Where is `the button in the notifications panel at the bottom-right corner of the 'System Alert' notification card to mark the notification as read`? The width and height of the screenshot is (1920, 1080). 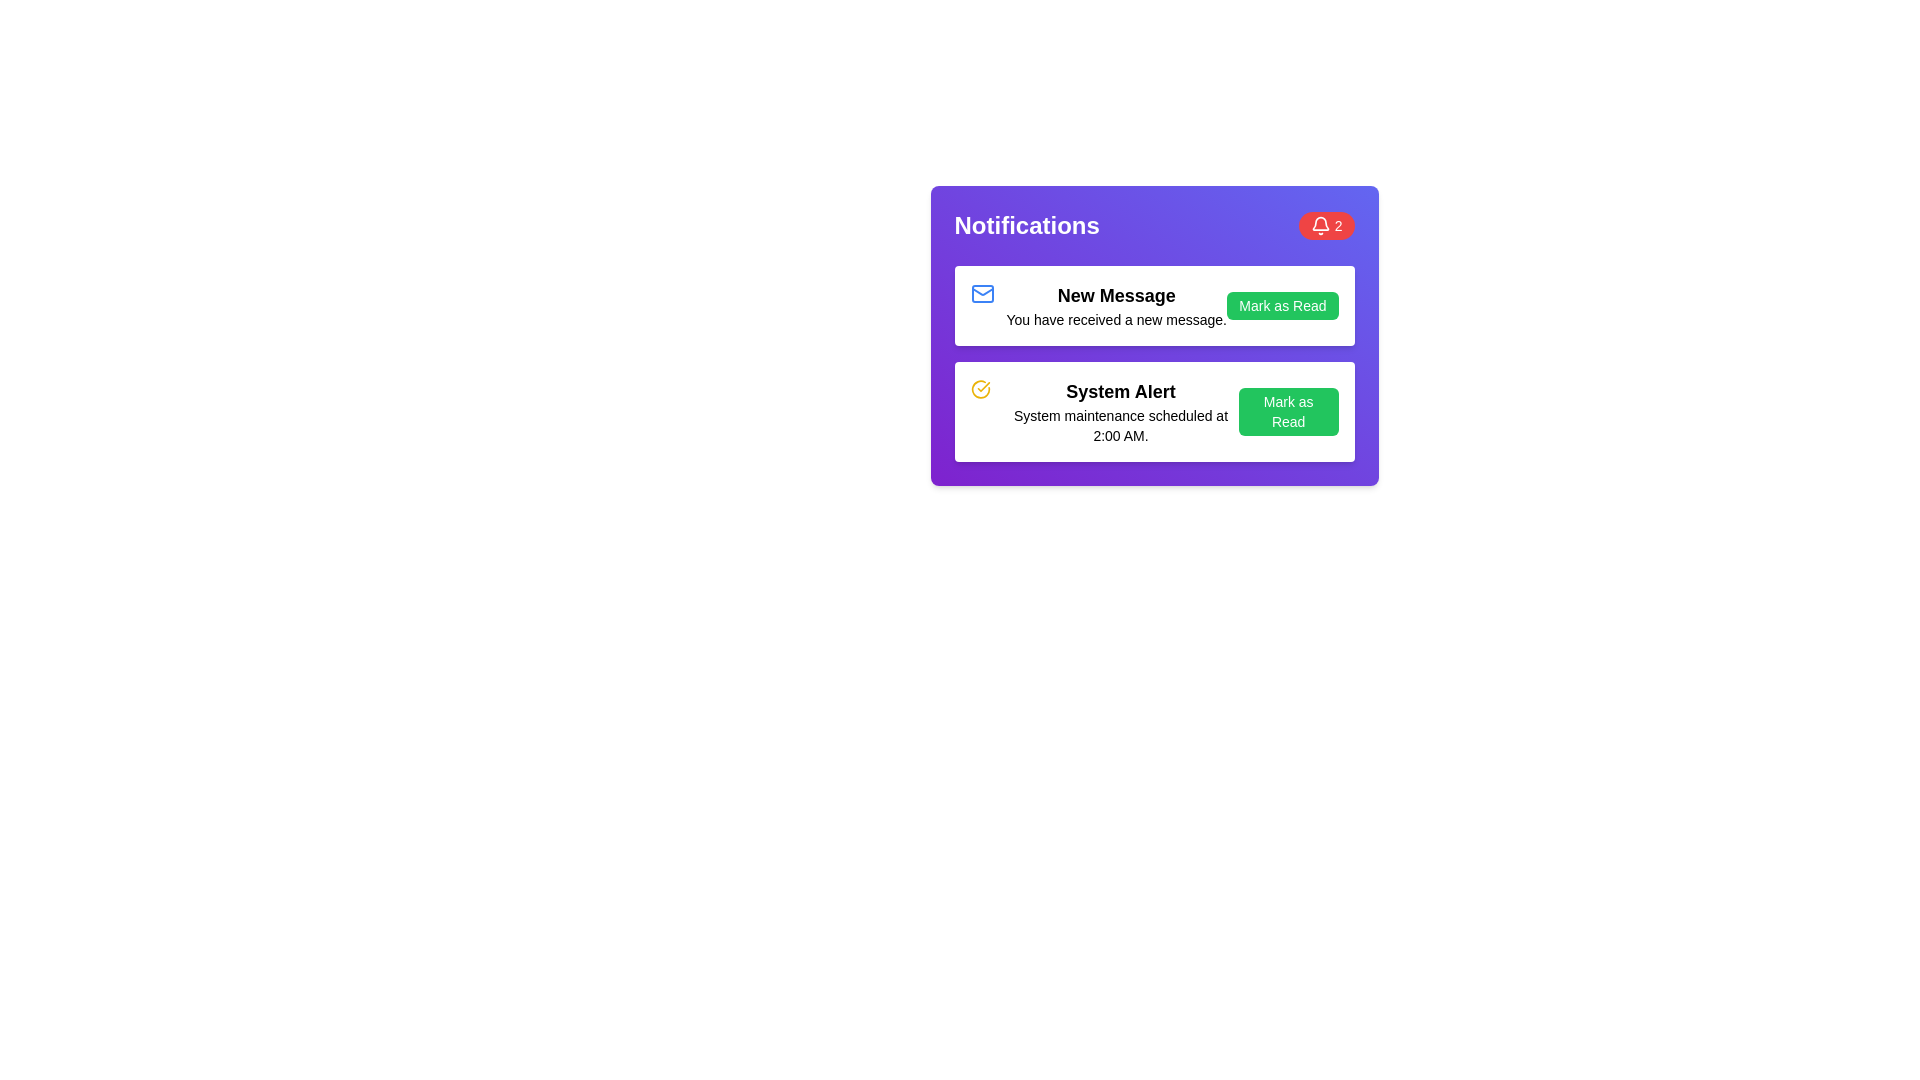 the button in the notifications panel at the bottom-right corner of the 'System Alert' notification card to mark the notification as read is located at coordinates (1288, 411).